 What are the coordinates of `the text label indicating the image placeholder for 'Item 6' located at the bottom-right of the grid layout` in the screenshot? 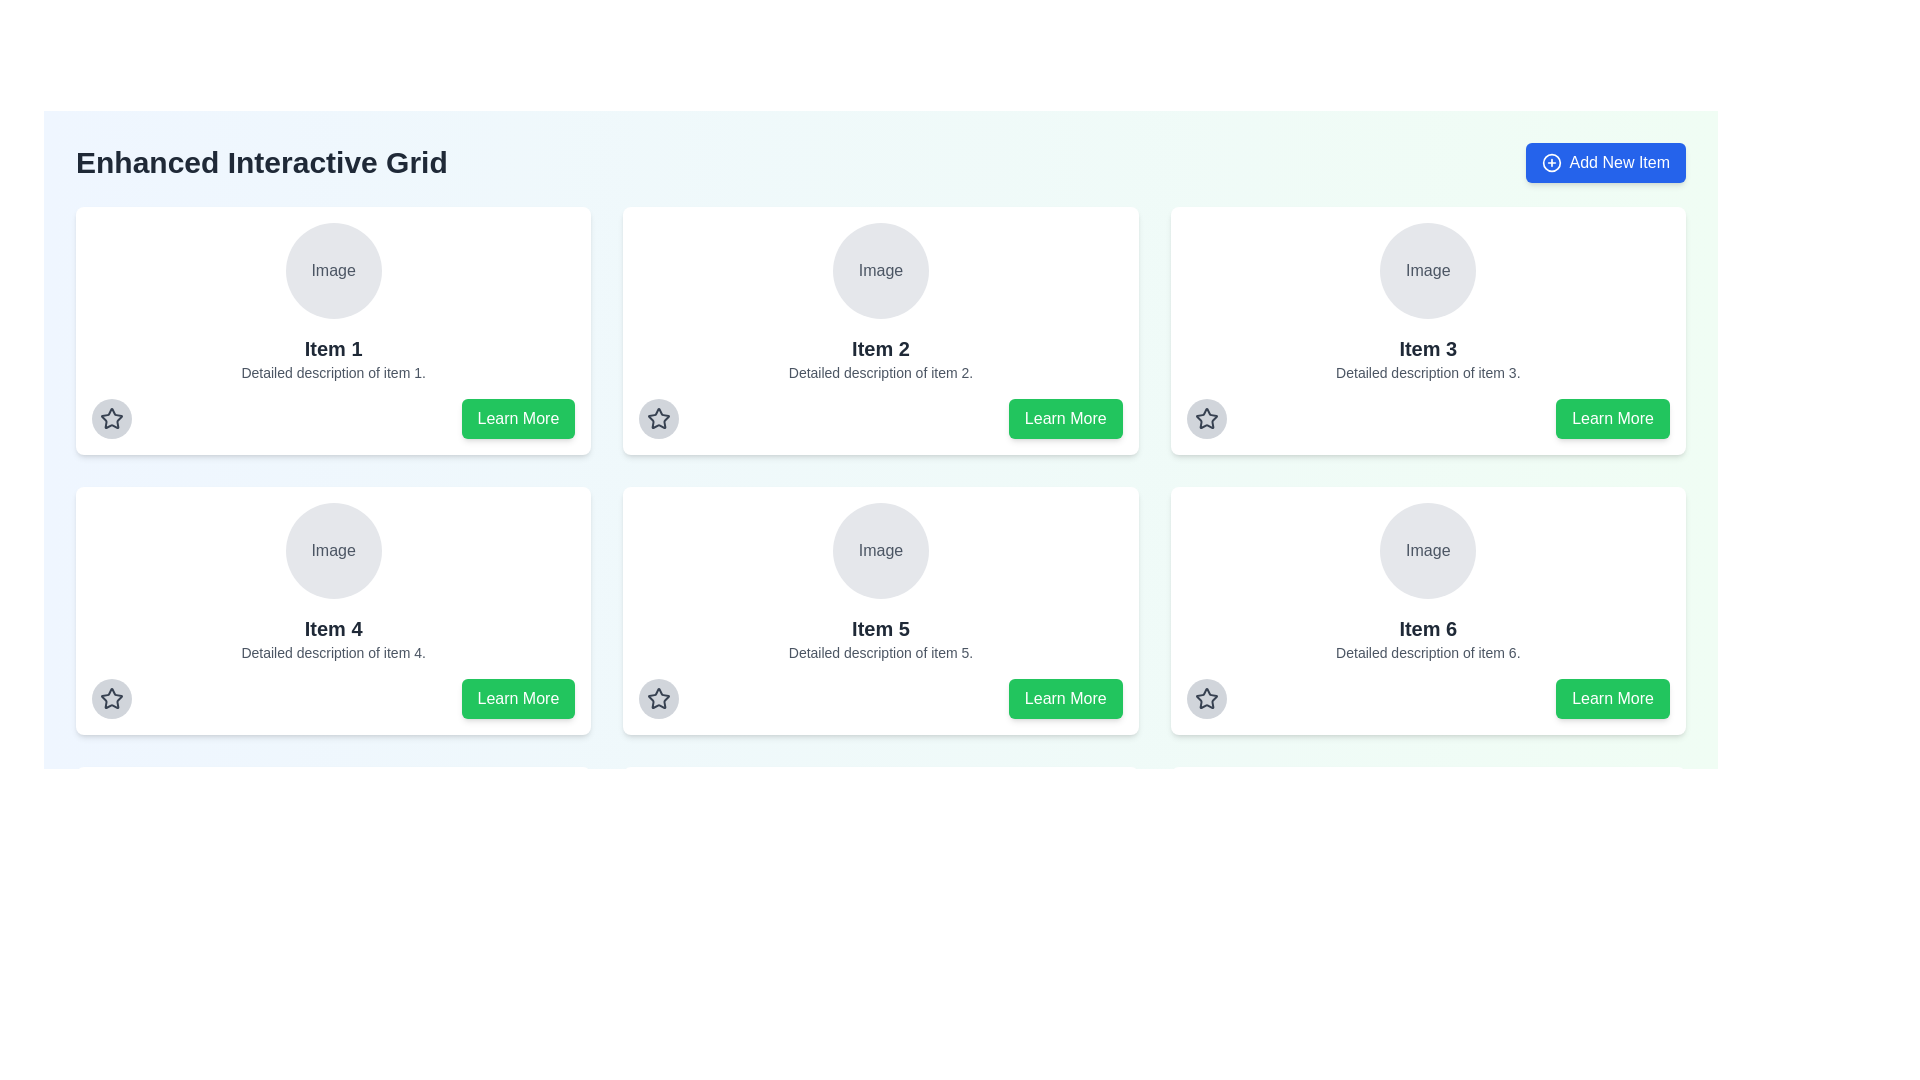 It's located at (1427, 551).